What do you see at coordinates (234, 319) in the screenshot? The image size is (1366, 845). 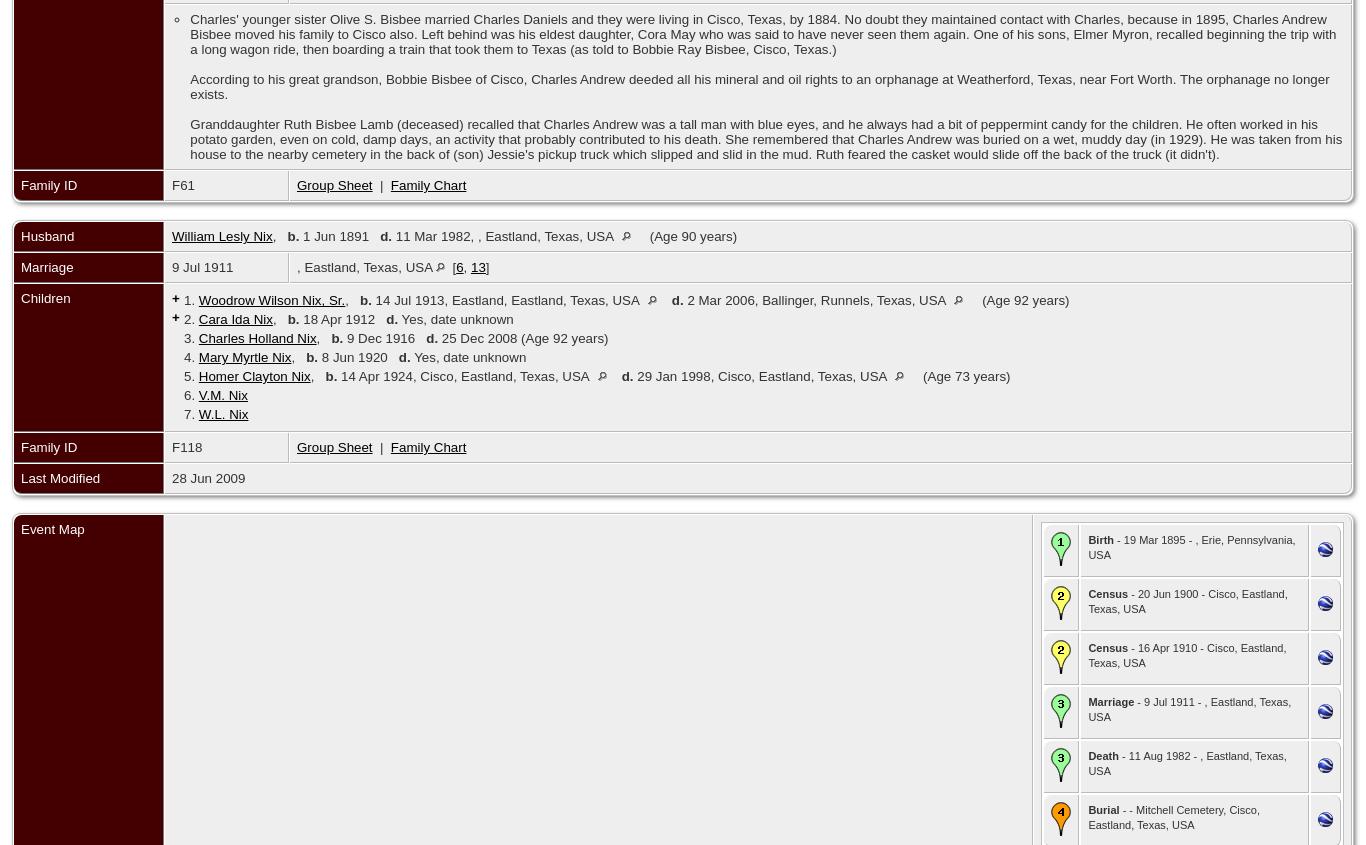 I see `'Cara Ida Nix'` at bounding box center [234, 319].